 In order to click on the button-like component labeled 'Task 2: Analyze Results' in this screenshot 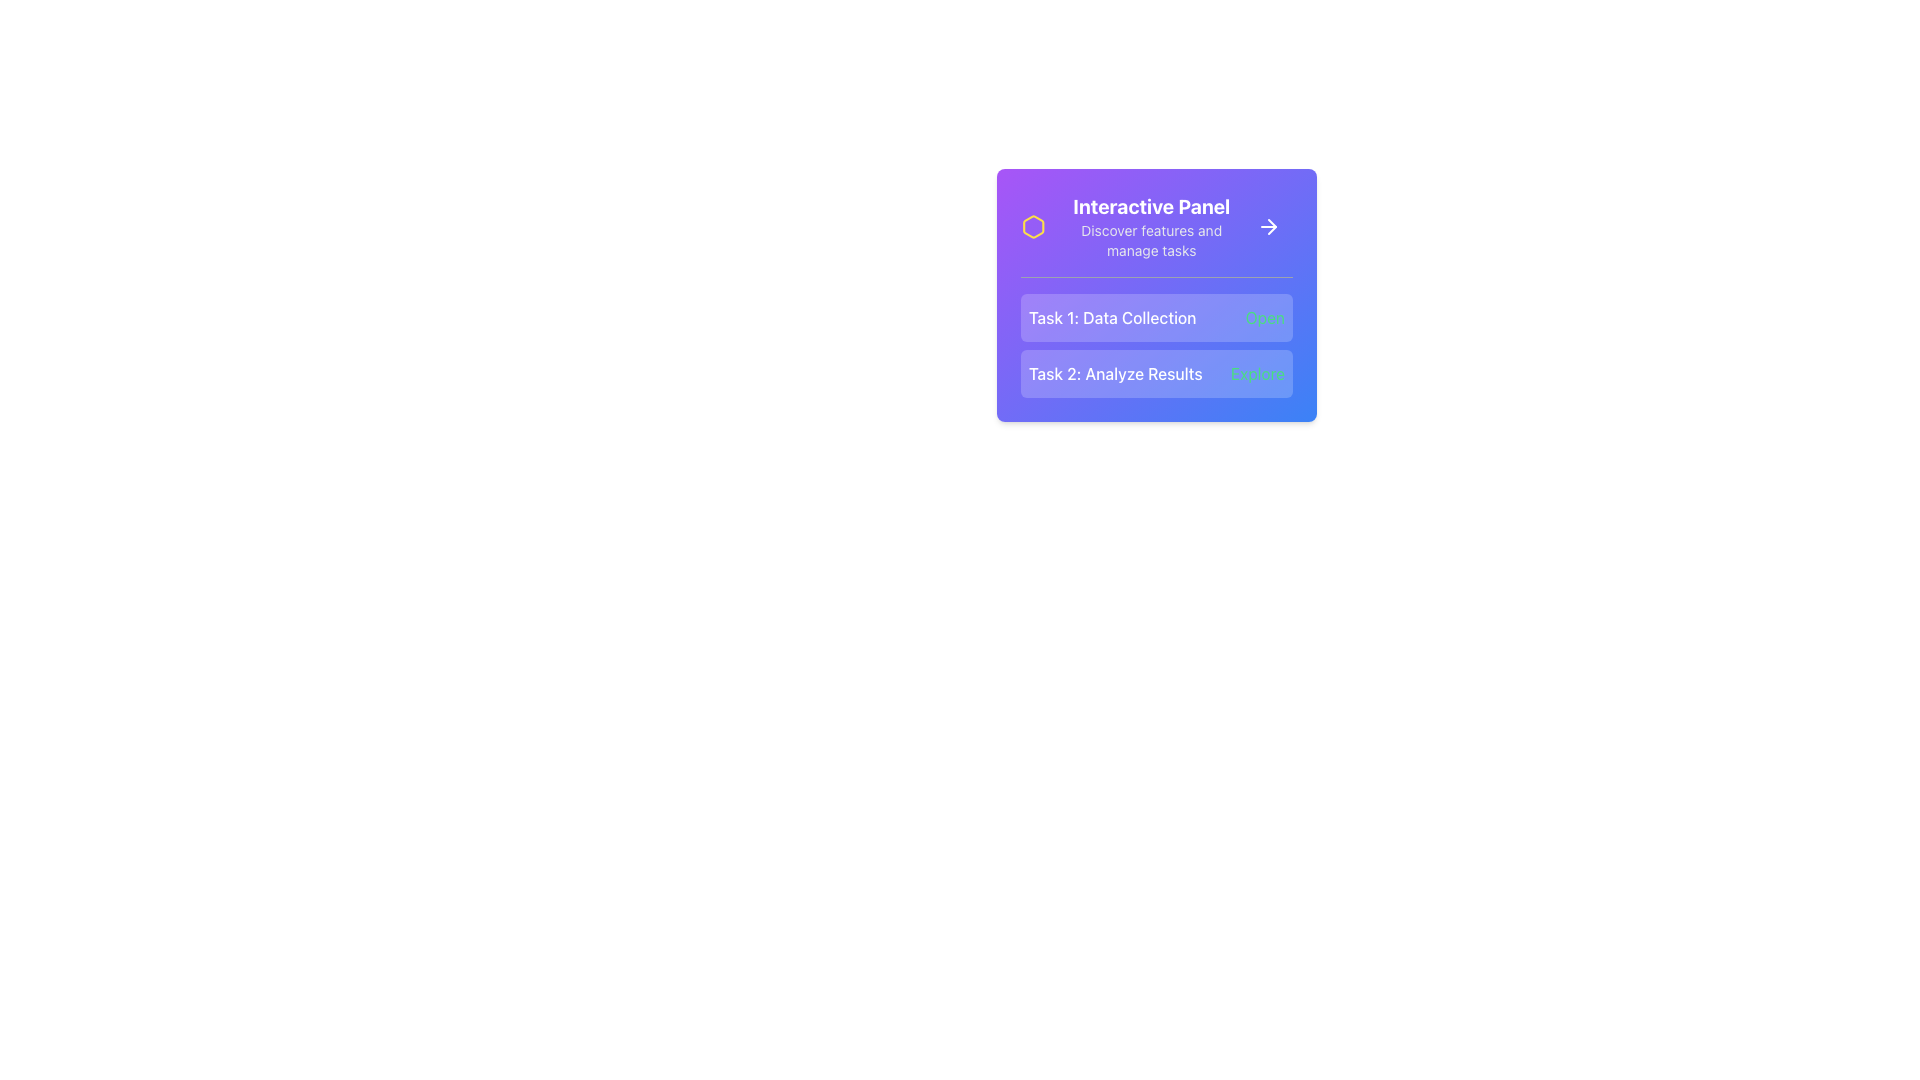, I will do `click(1156, 374)`.